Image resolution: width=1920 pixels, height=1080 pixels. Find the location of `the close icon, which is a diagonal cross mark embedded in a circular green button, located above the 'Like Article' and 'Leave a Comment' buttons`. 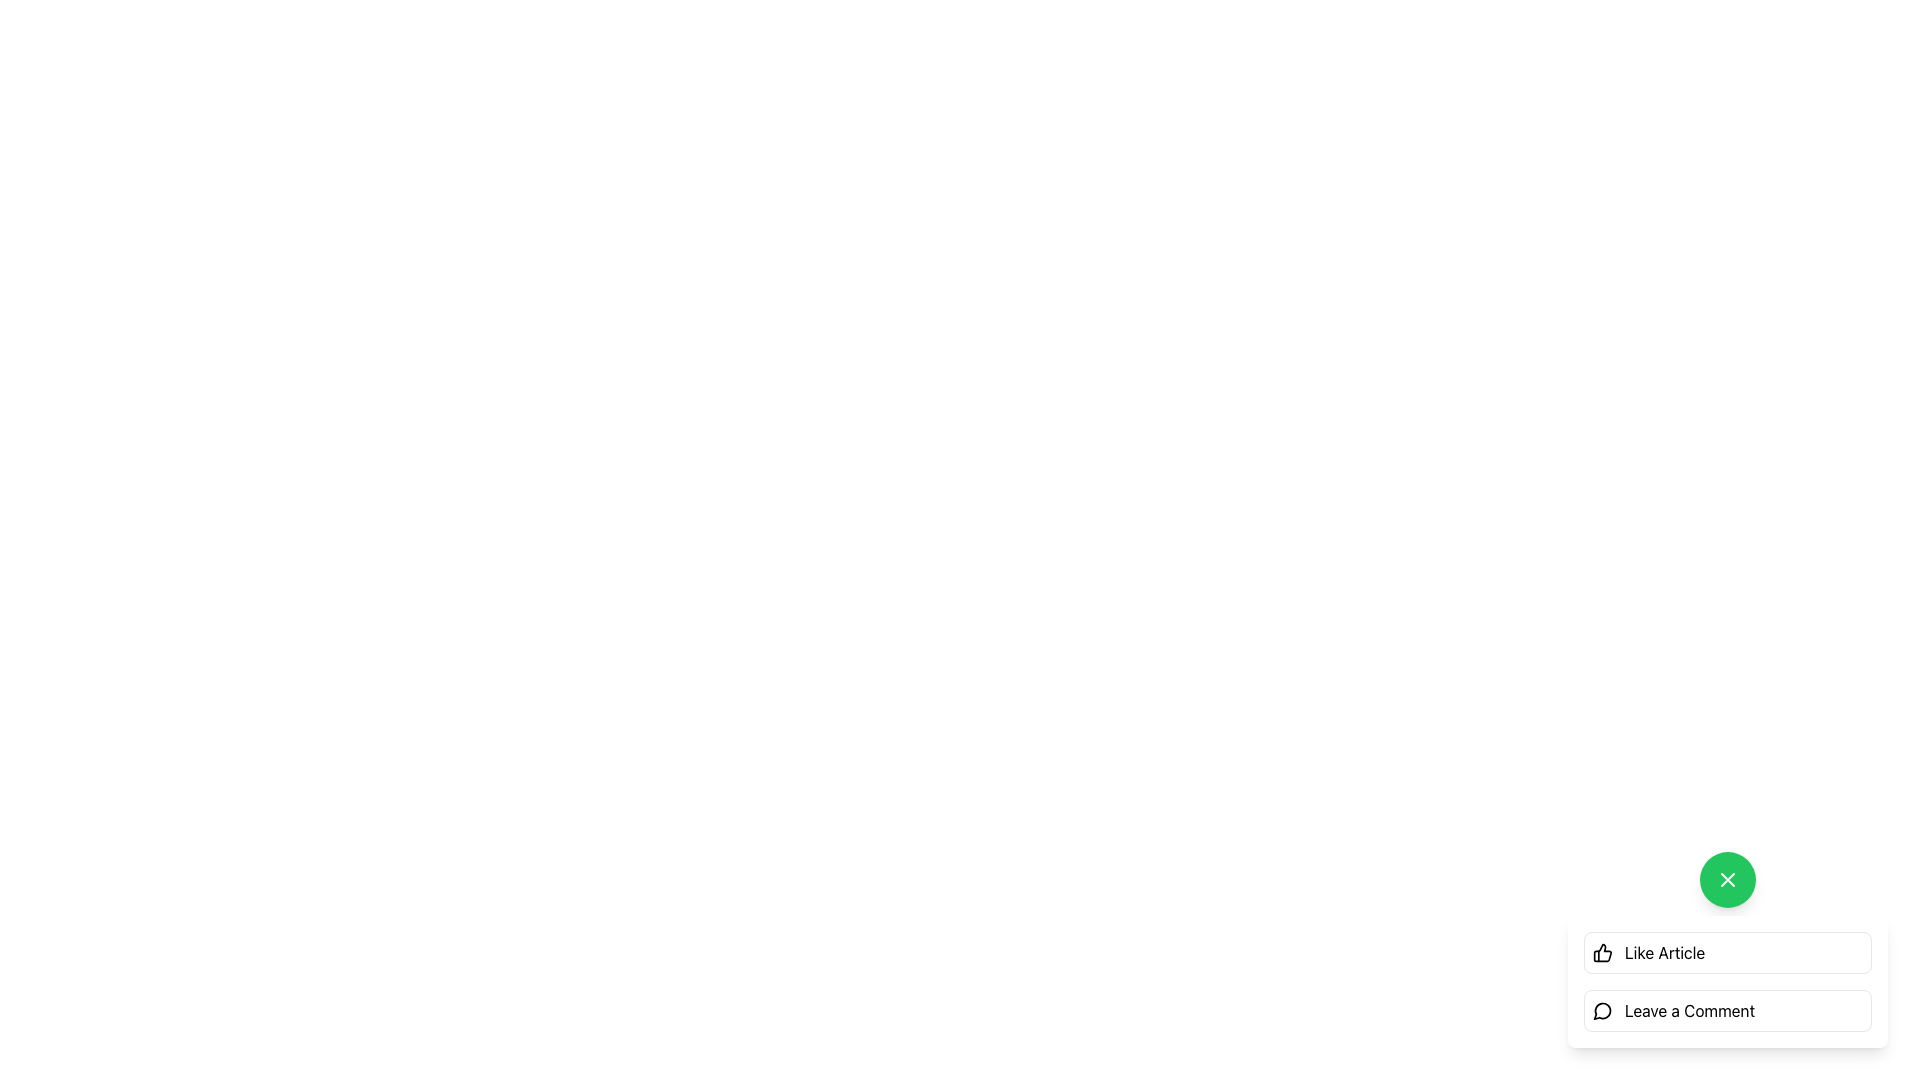

the close icon, which is a diagonal cross mark embedded in a circular green button, located above the 'Like Article' and 'Leave a Comment' buttons is located at coordinates (1727, 878).